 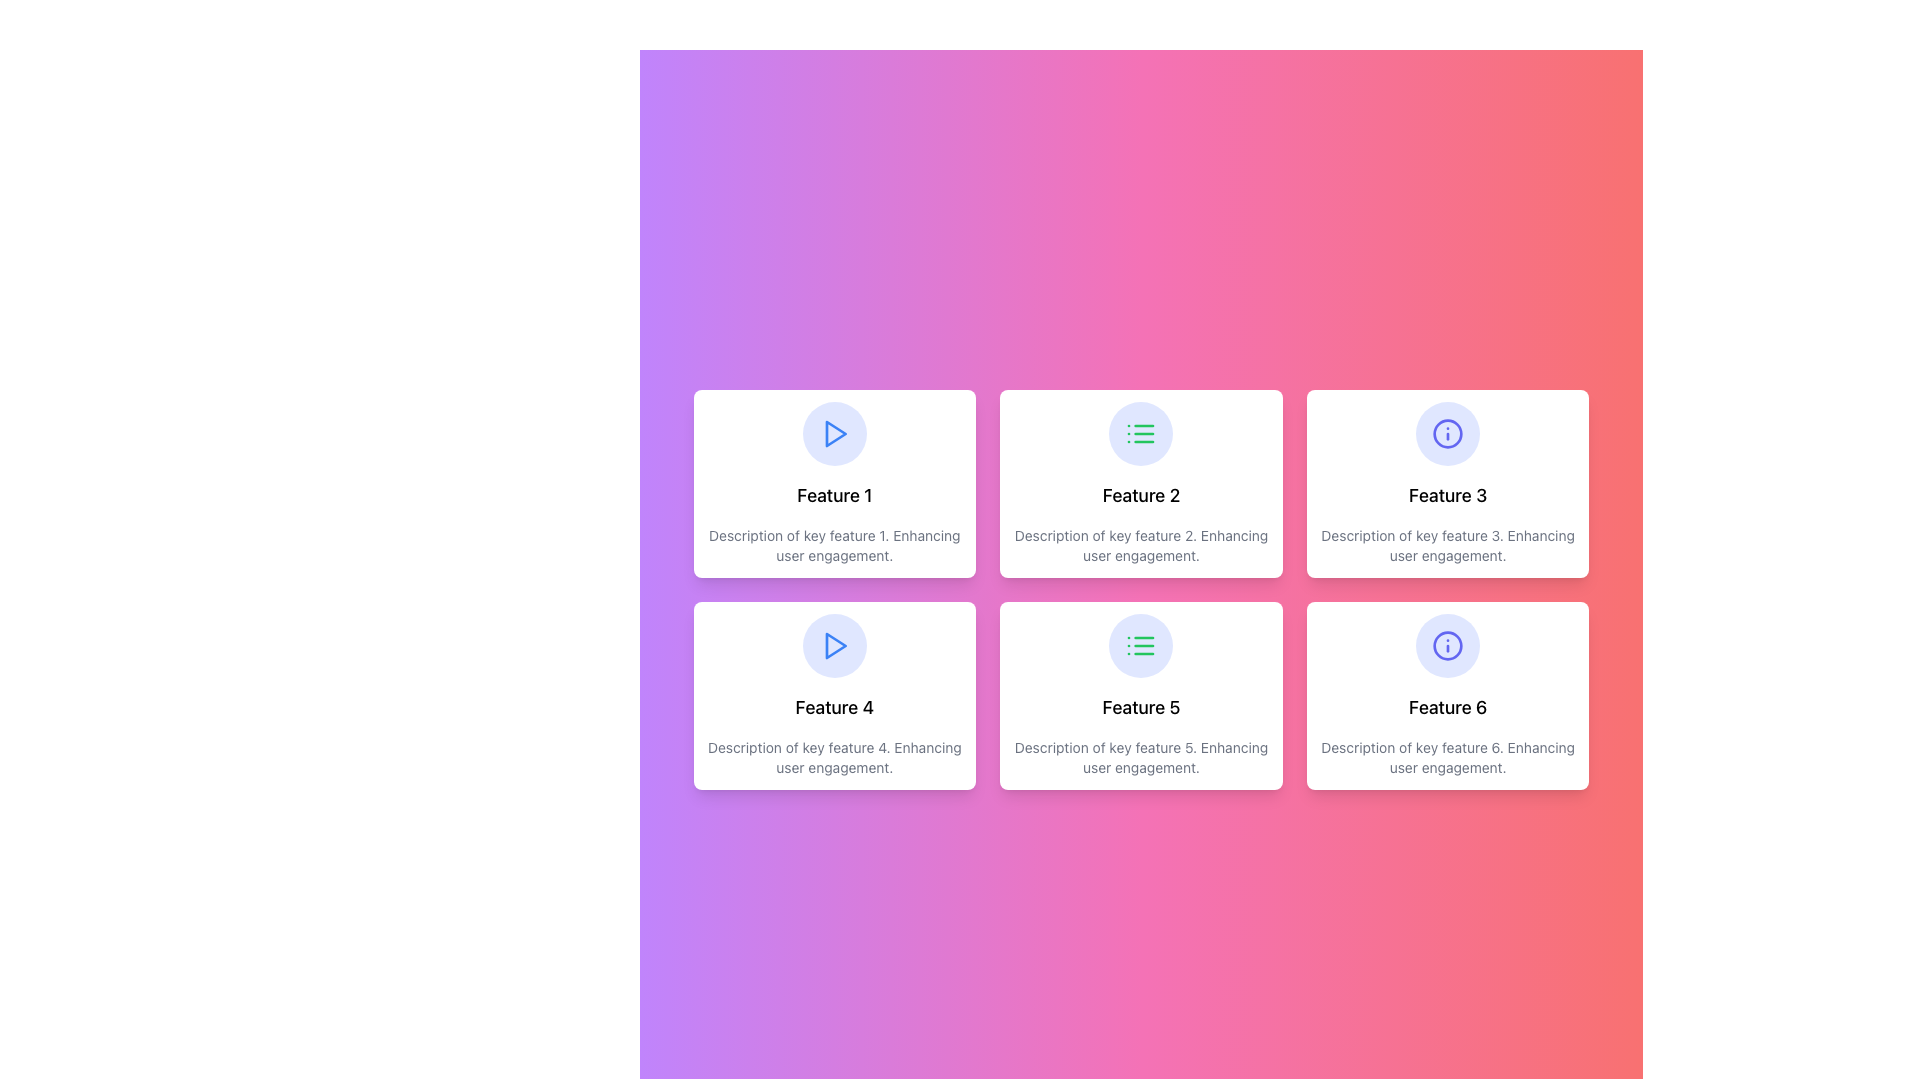 I want to click on the card associated with the 'Feature 2' text label, which is a medium-sized bold text located beneath an icon, so click(x=1141, y=495).